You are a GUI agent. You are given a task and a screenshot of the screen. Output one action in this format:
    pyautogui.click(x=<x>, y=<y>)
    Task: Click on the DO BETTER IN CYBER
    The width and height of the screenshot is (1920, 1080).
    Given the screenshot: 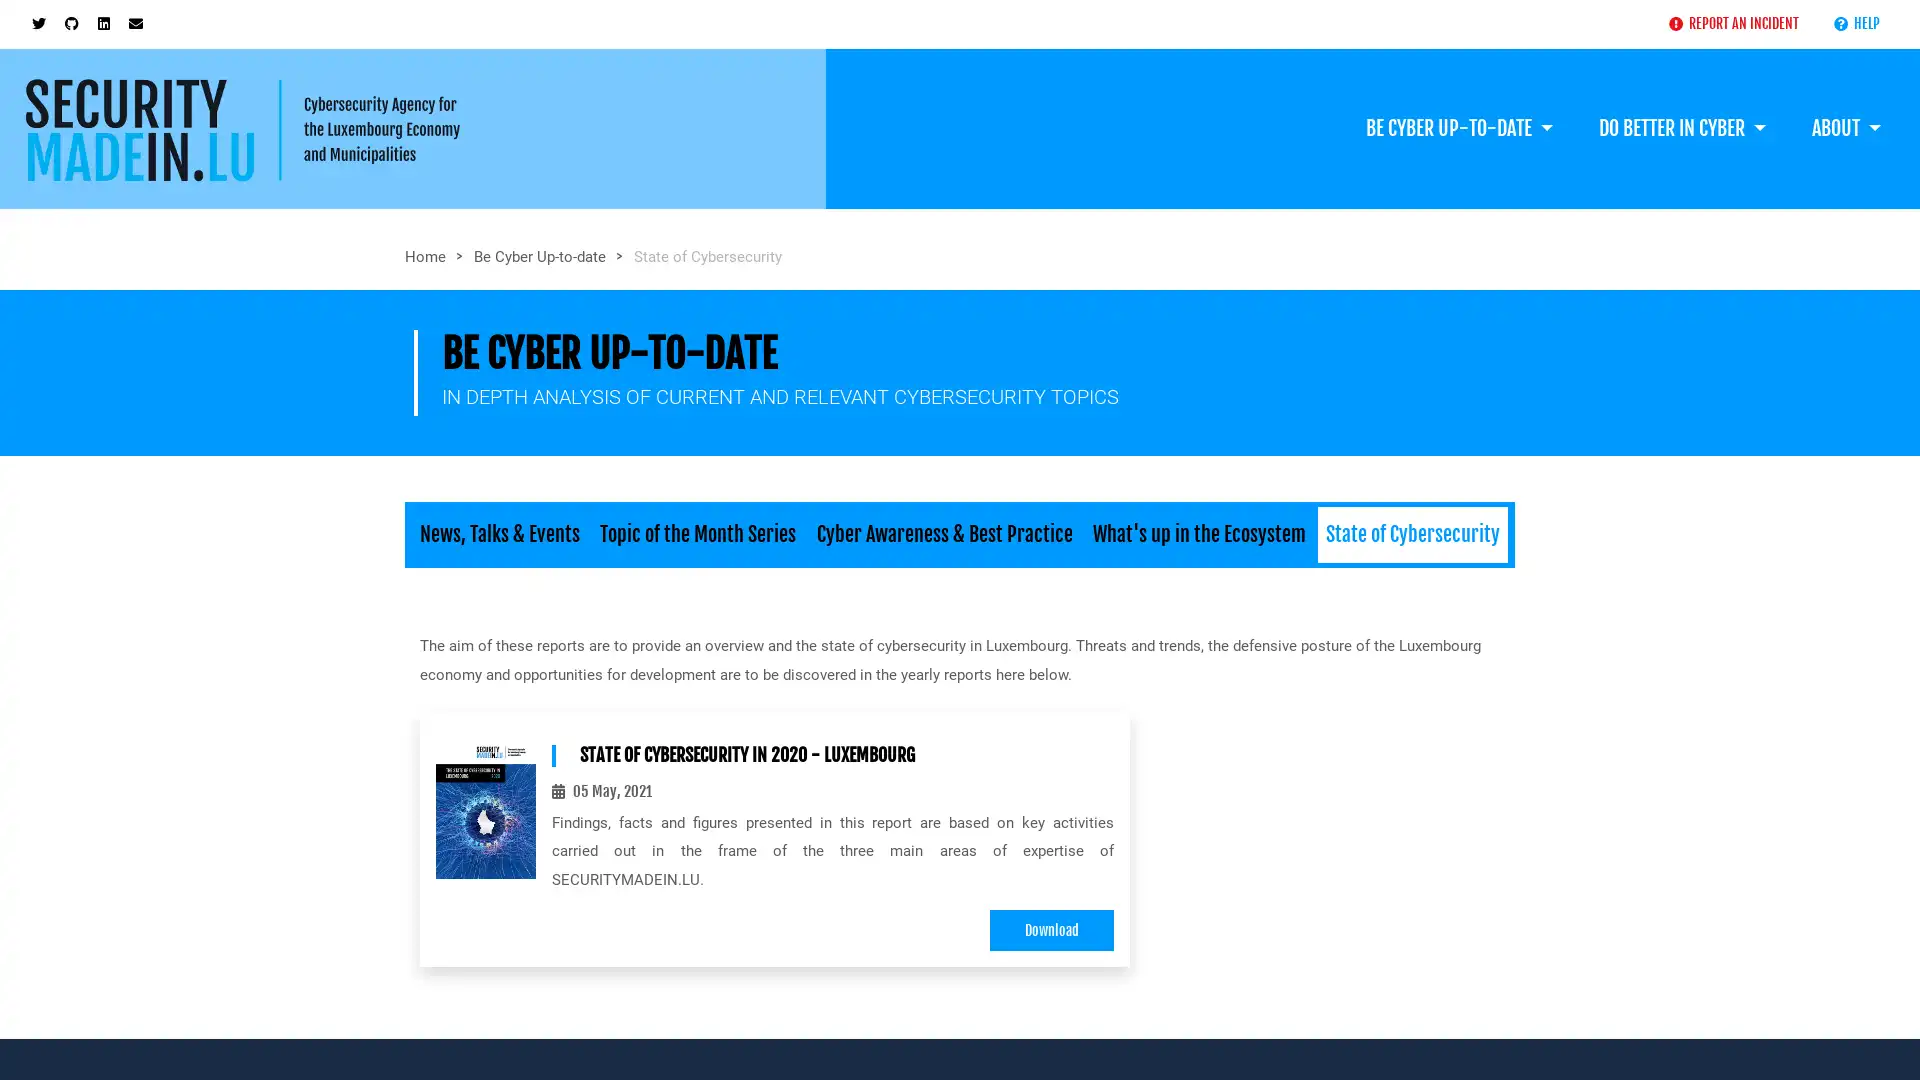 What is the action you would take?
    pyautogui.click(x=1680, y=108)
    